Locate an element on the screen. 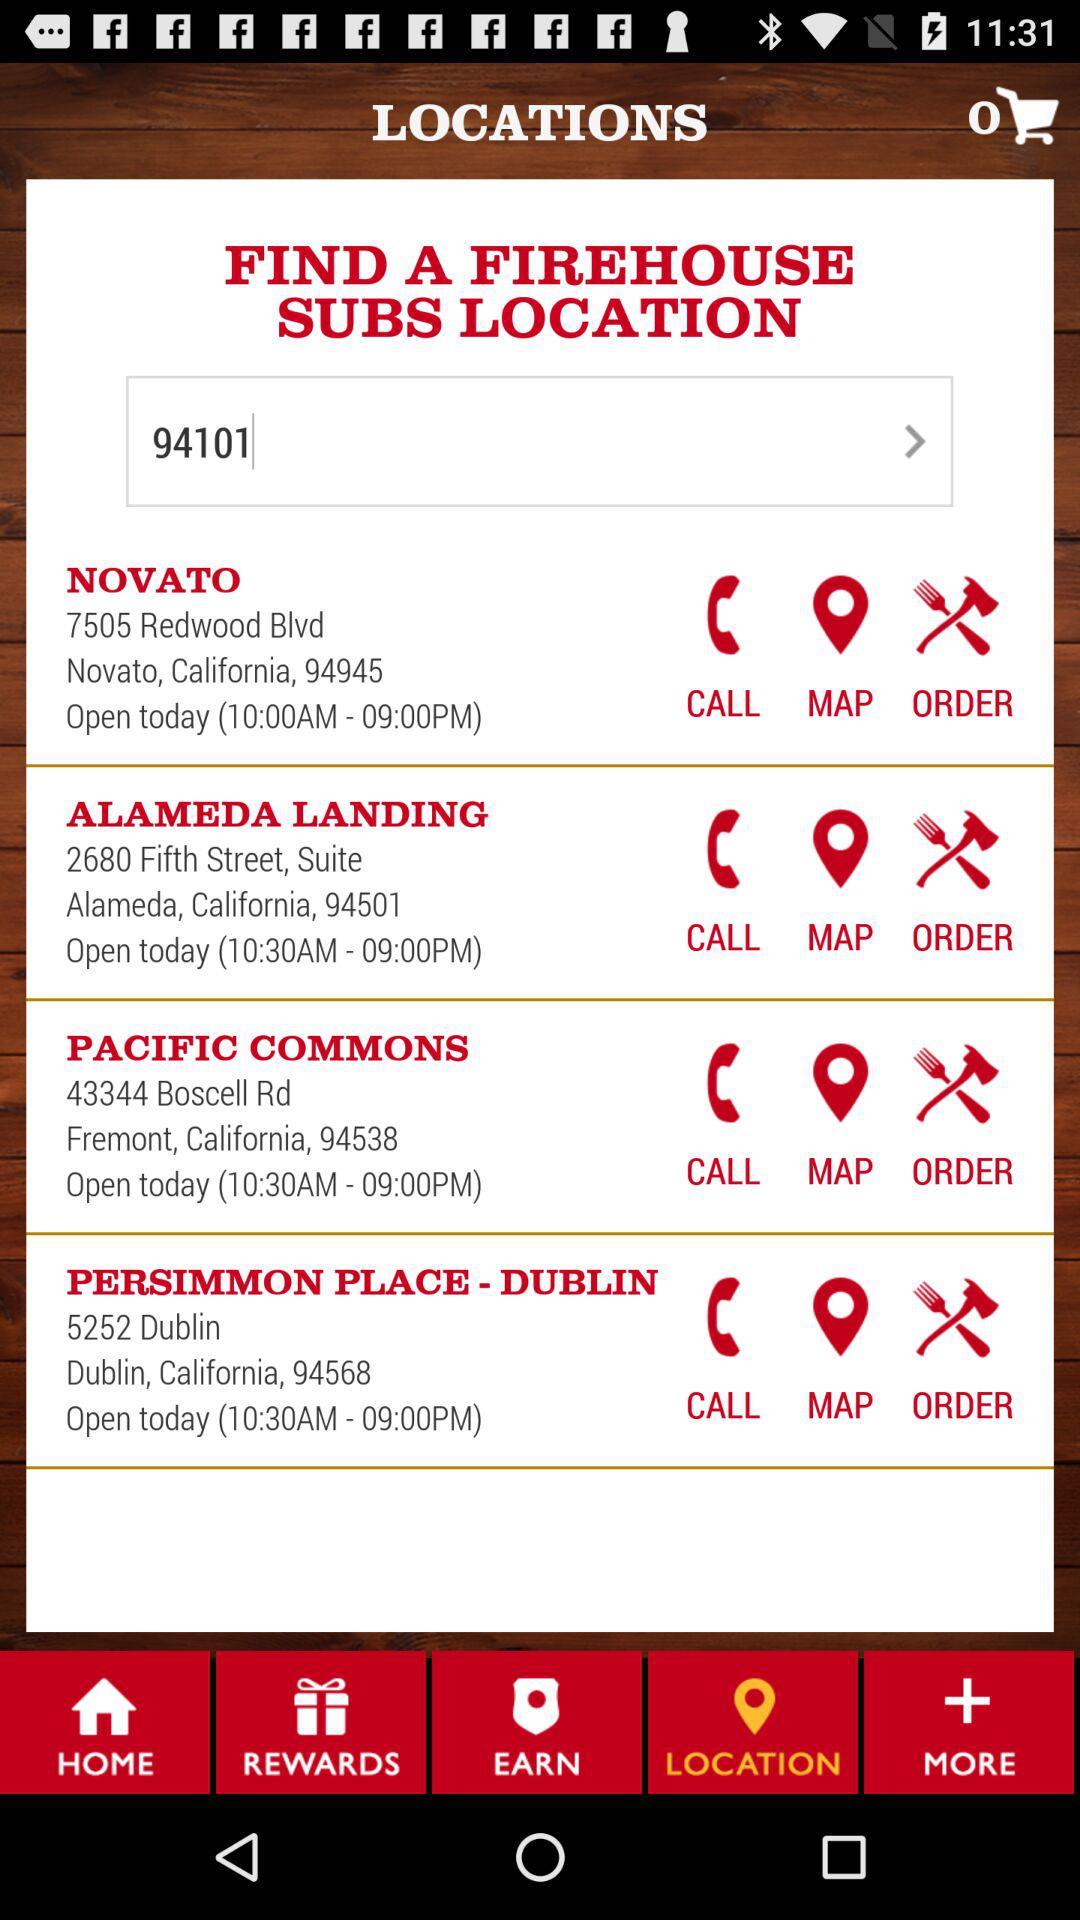  the arrow_forward icon is located at coordinates (914, 471).